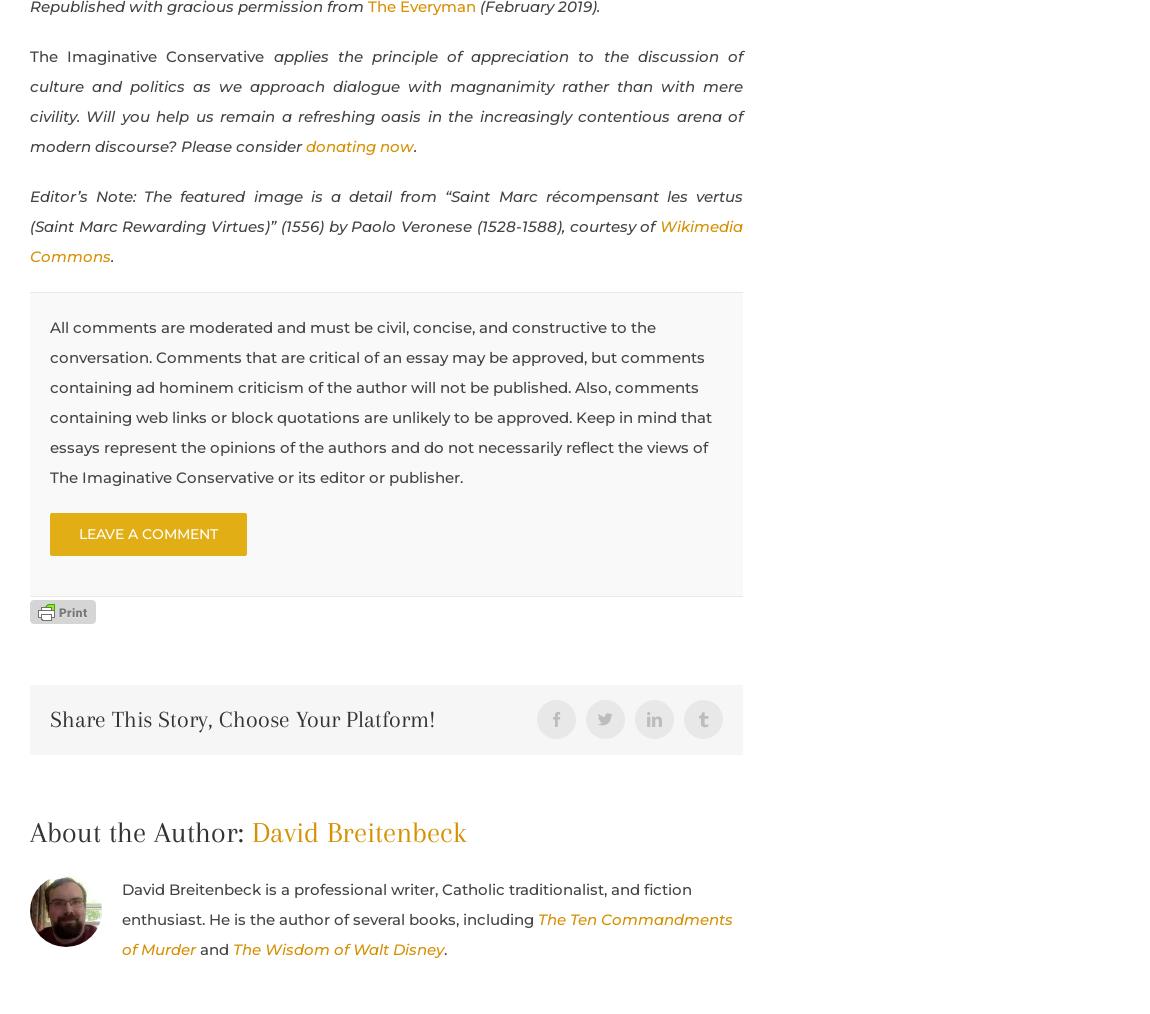  What do you see at coordinates (231, 948) in the screenshot?
I see `'The Wisdom of Walt Disney'` at bounding box center [231, 948].